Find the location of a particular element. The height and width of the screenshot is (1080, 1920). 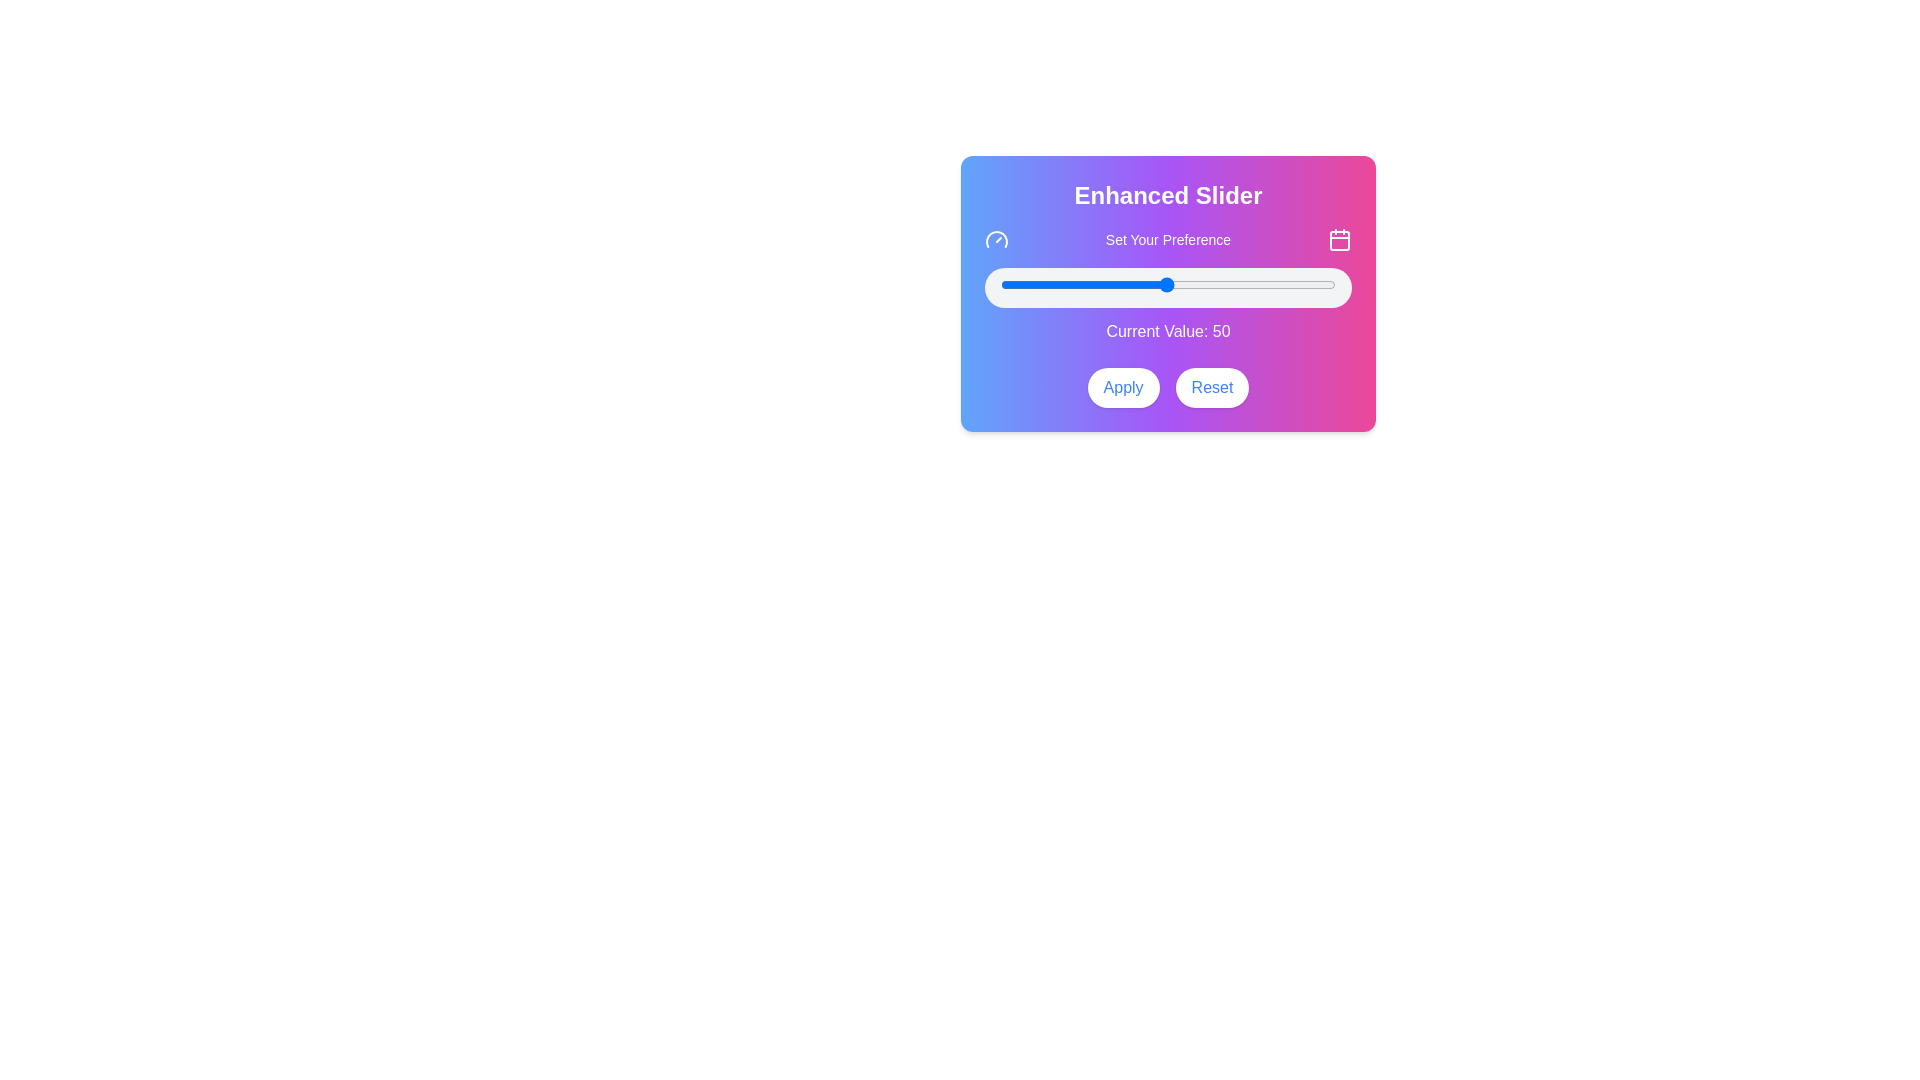

the slider is located at coordinates (1206, 285).